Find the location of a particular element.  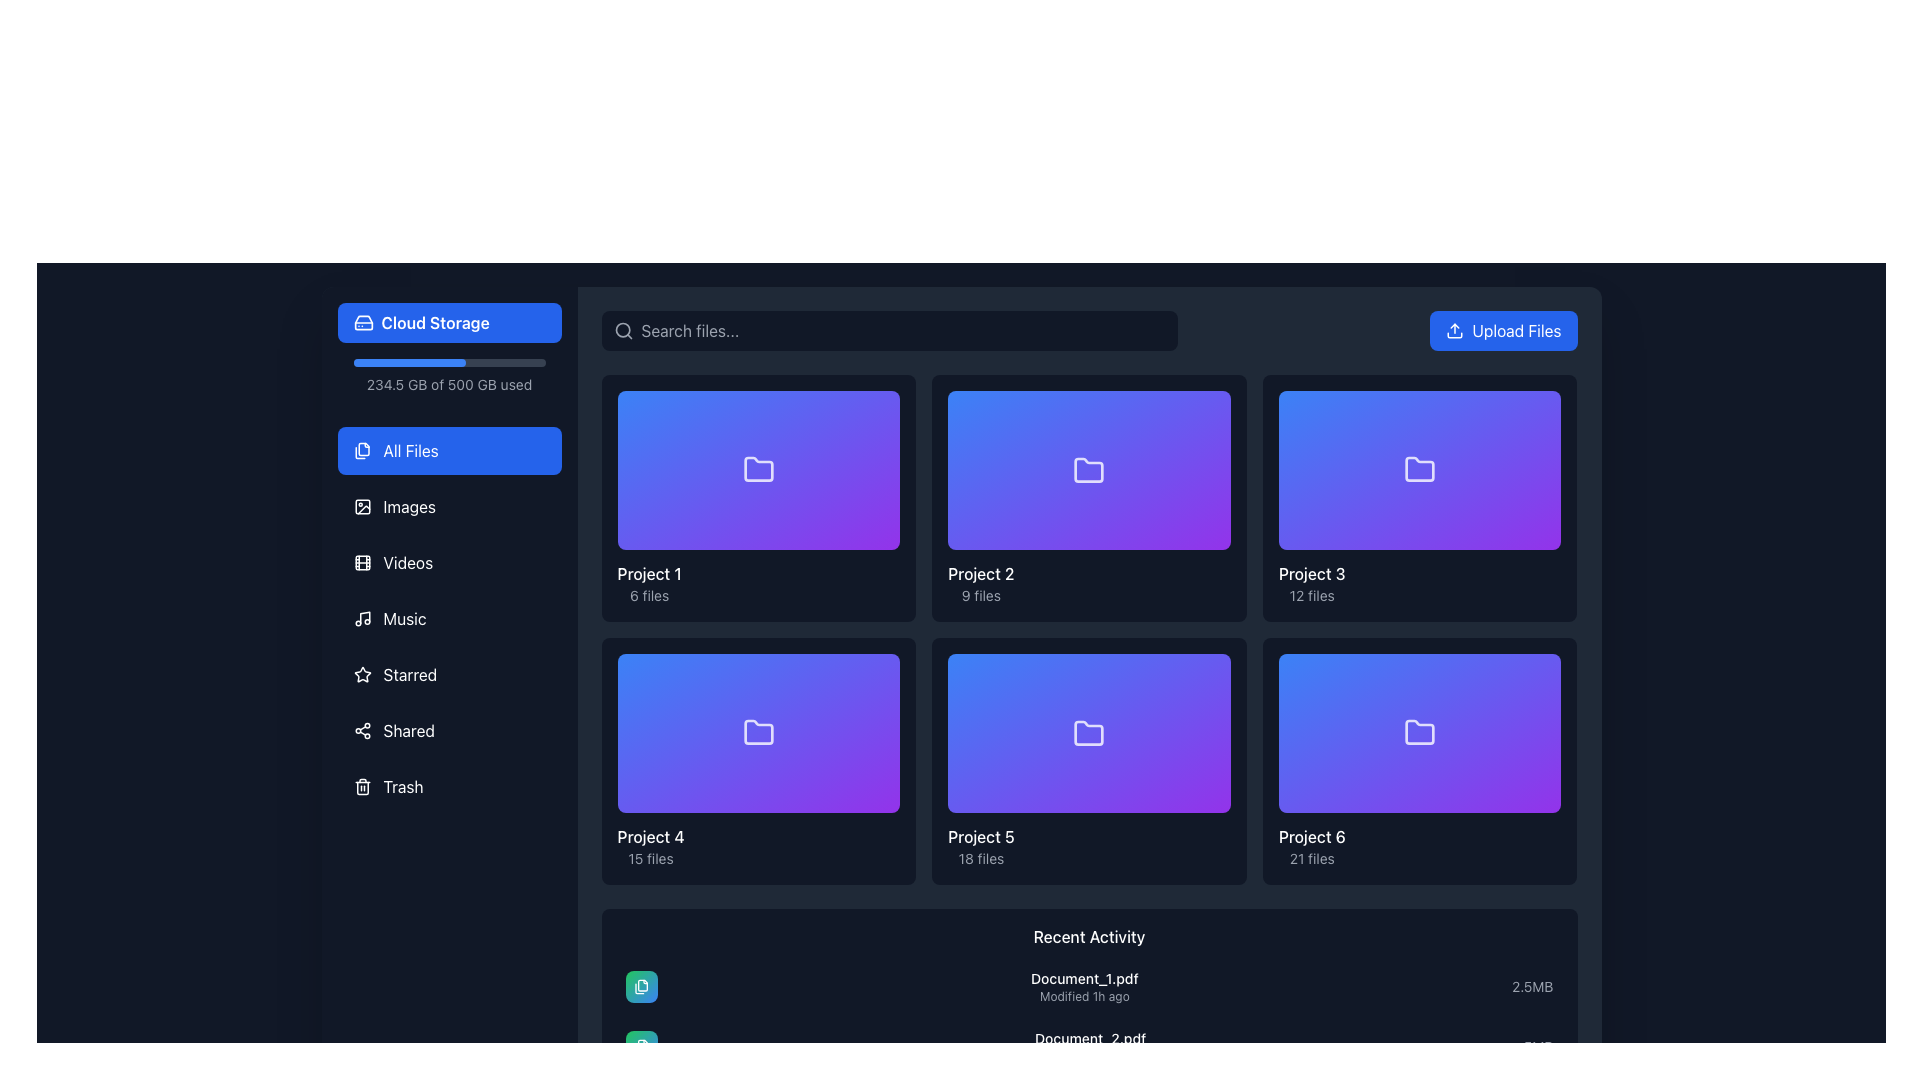

the folder icon with a stylized appearance, located in the 'Project 3' grid item in the second row of the content display section is located at coordinates (1419, 469).